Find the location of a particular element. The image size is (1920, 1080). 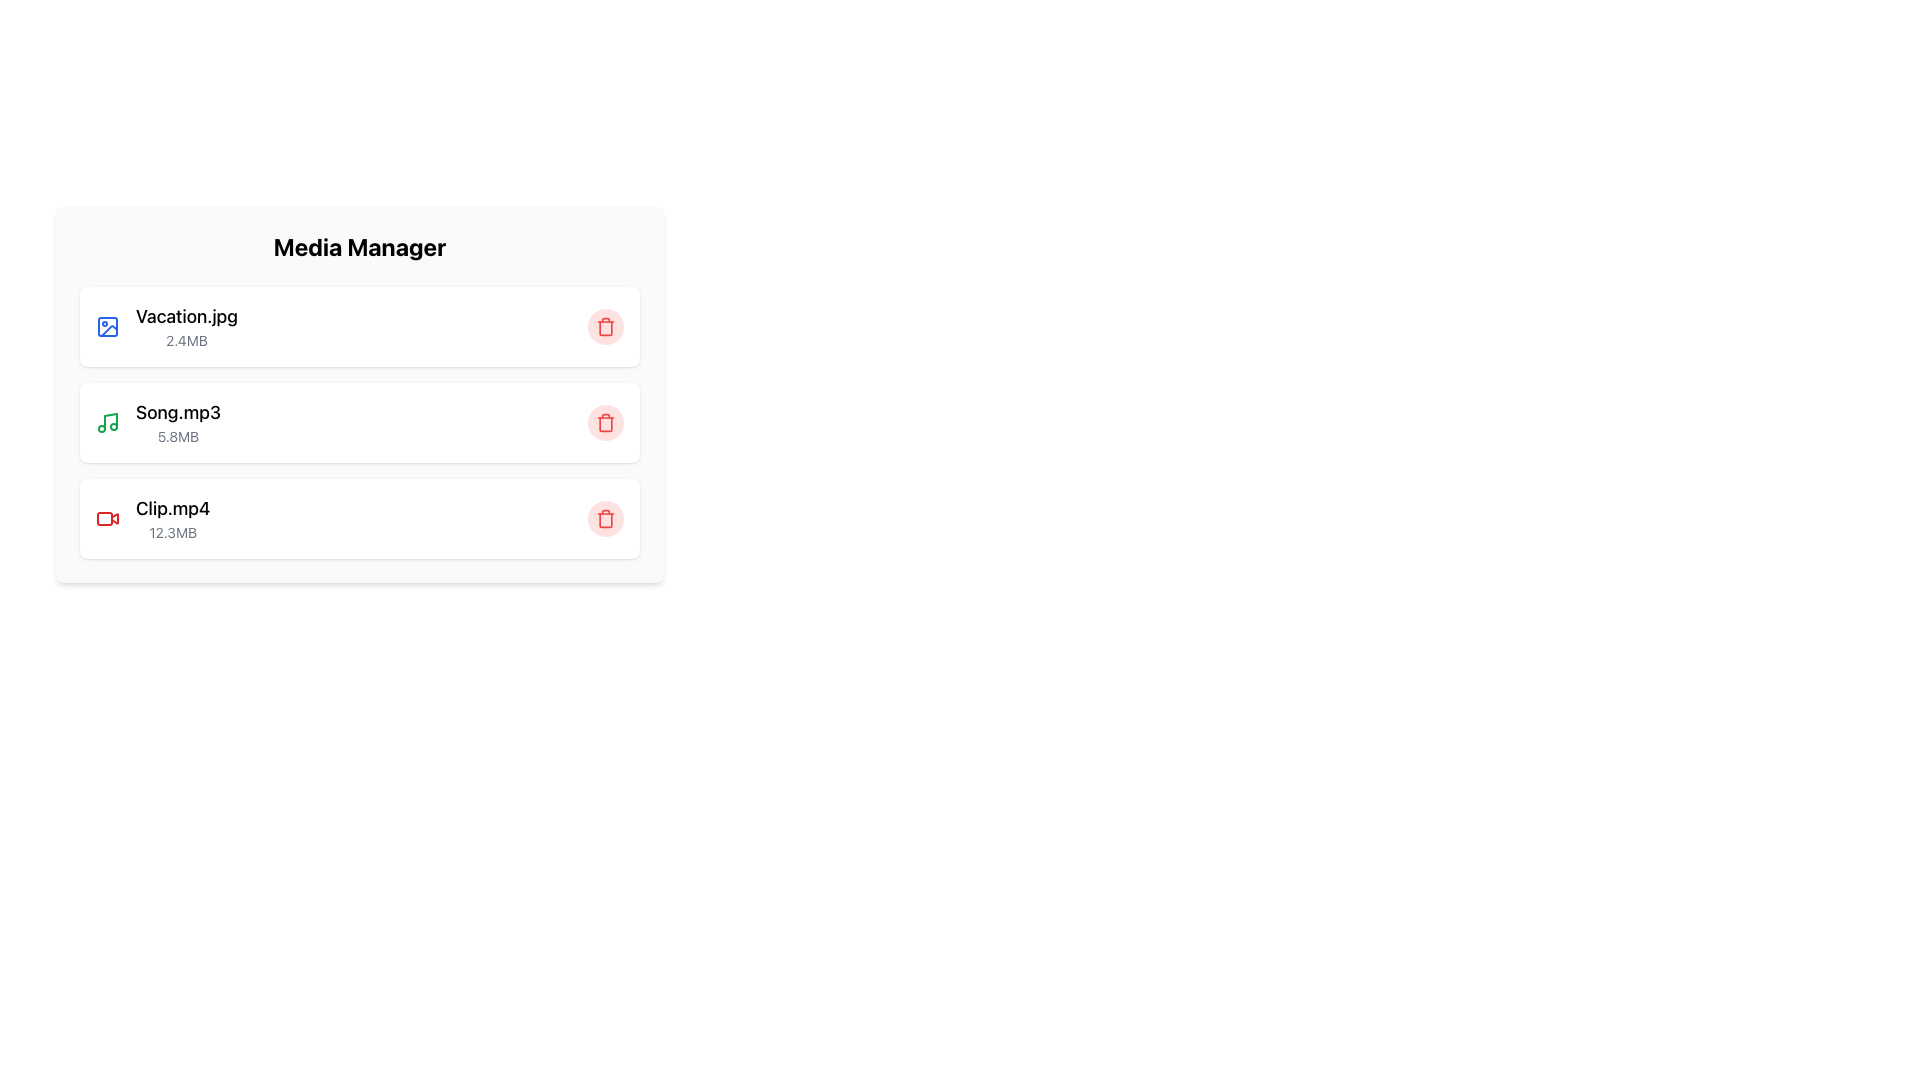

the red button in the bottom right corner of the 'Clip.mp4' entry in the 'Media Manager' pane is located at coordinates (104, 518).